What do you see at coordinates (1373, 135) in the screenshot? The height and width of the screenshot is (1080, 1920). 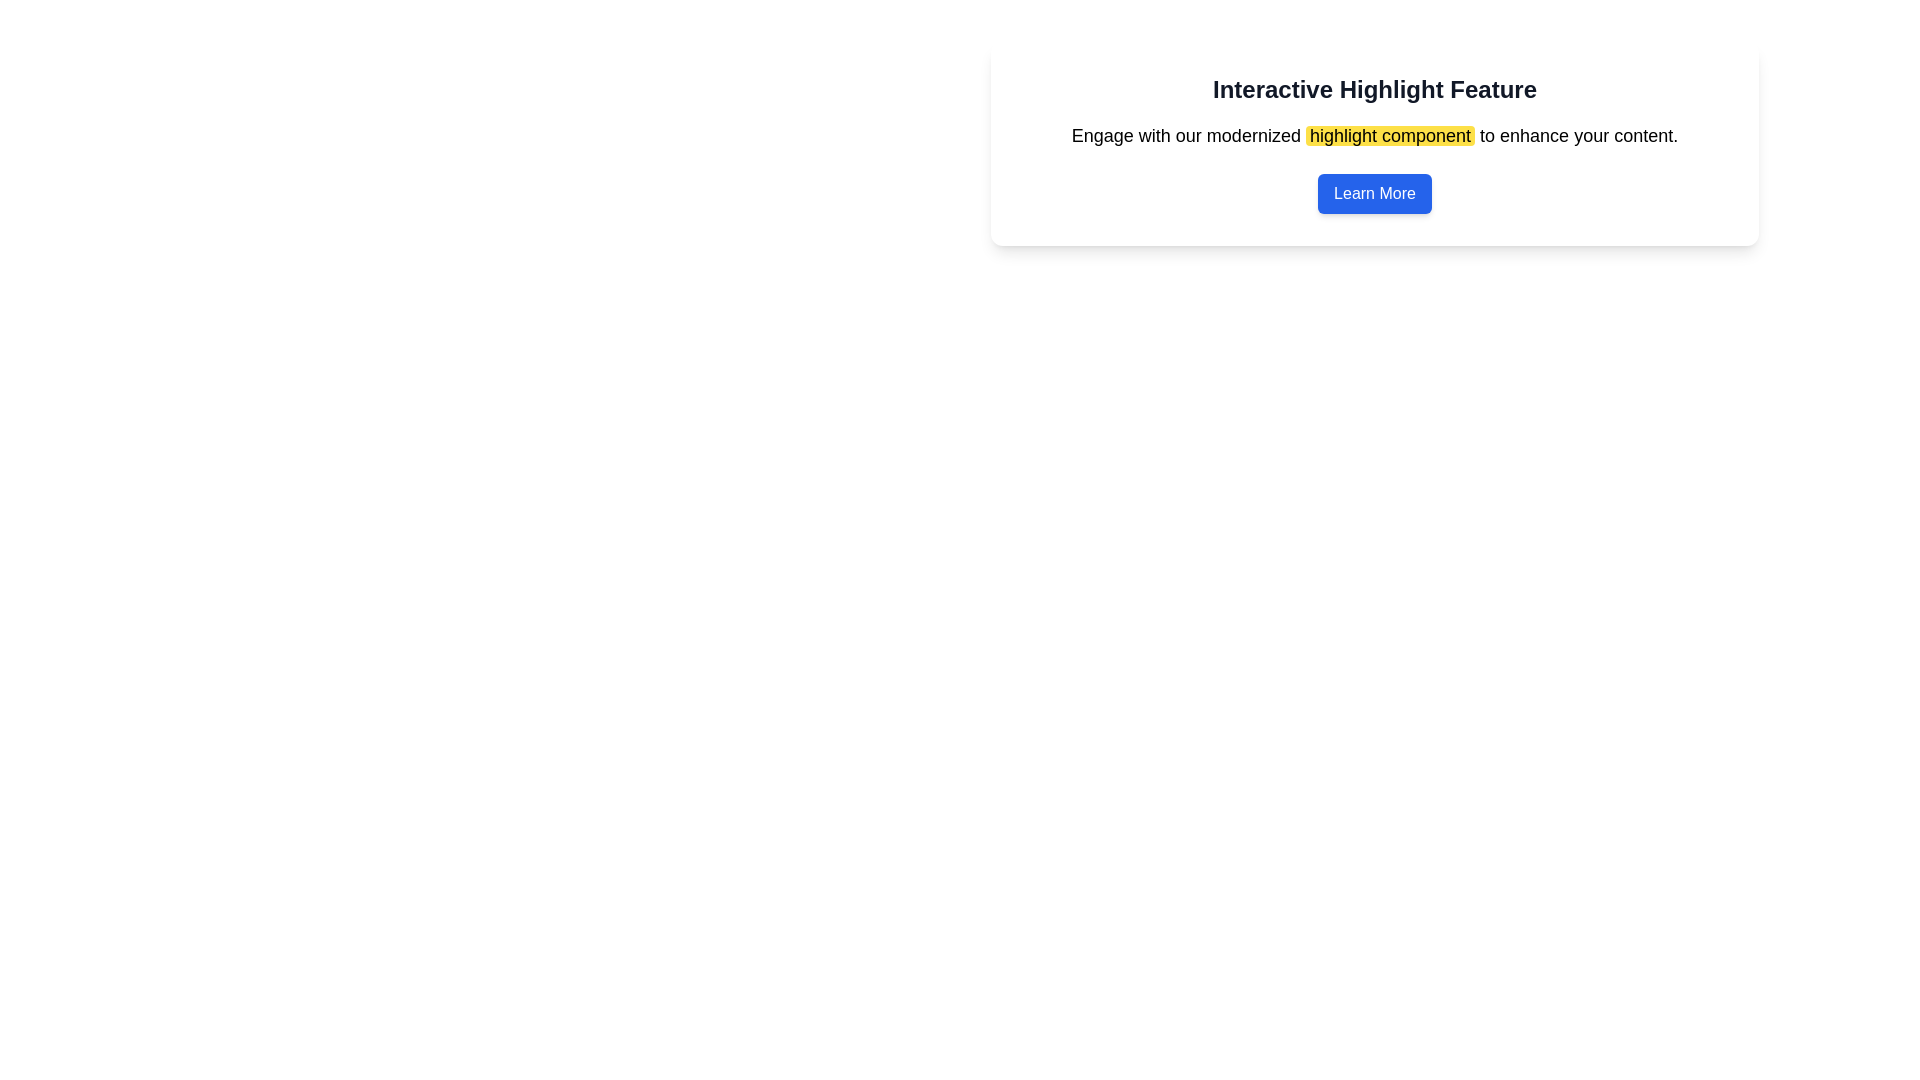 I see `the styled text element with a highlighted portion in yellow, positioned centrally below the header 'Interactive Highlight Feature' and above the 'Learn More' button` at bounding box center [1373, 135].